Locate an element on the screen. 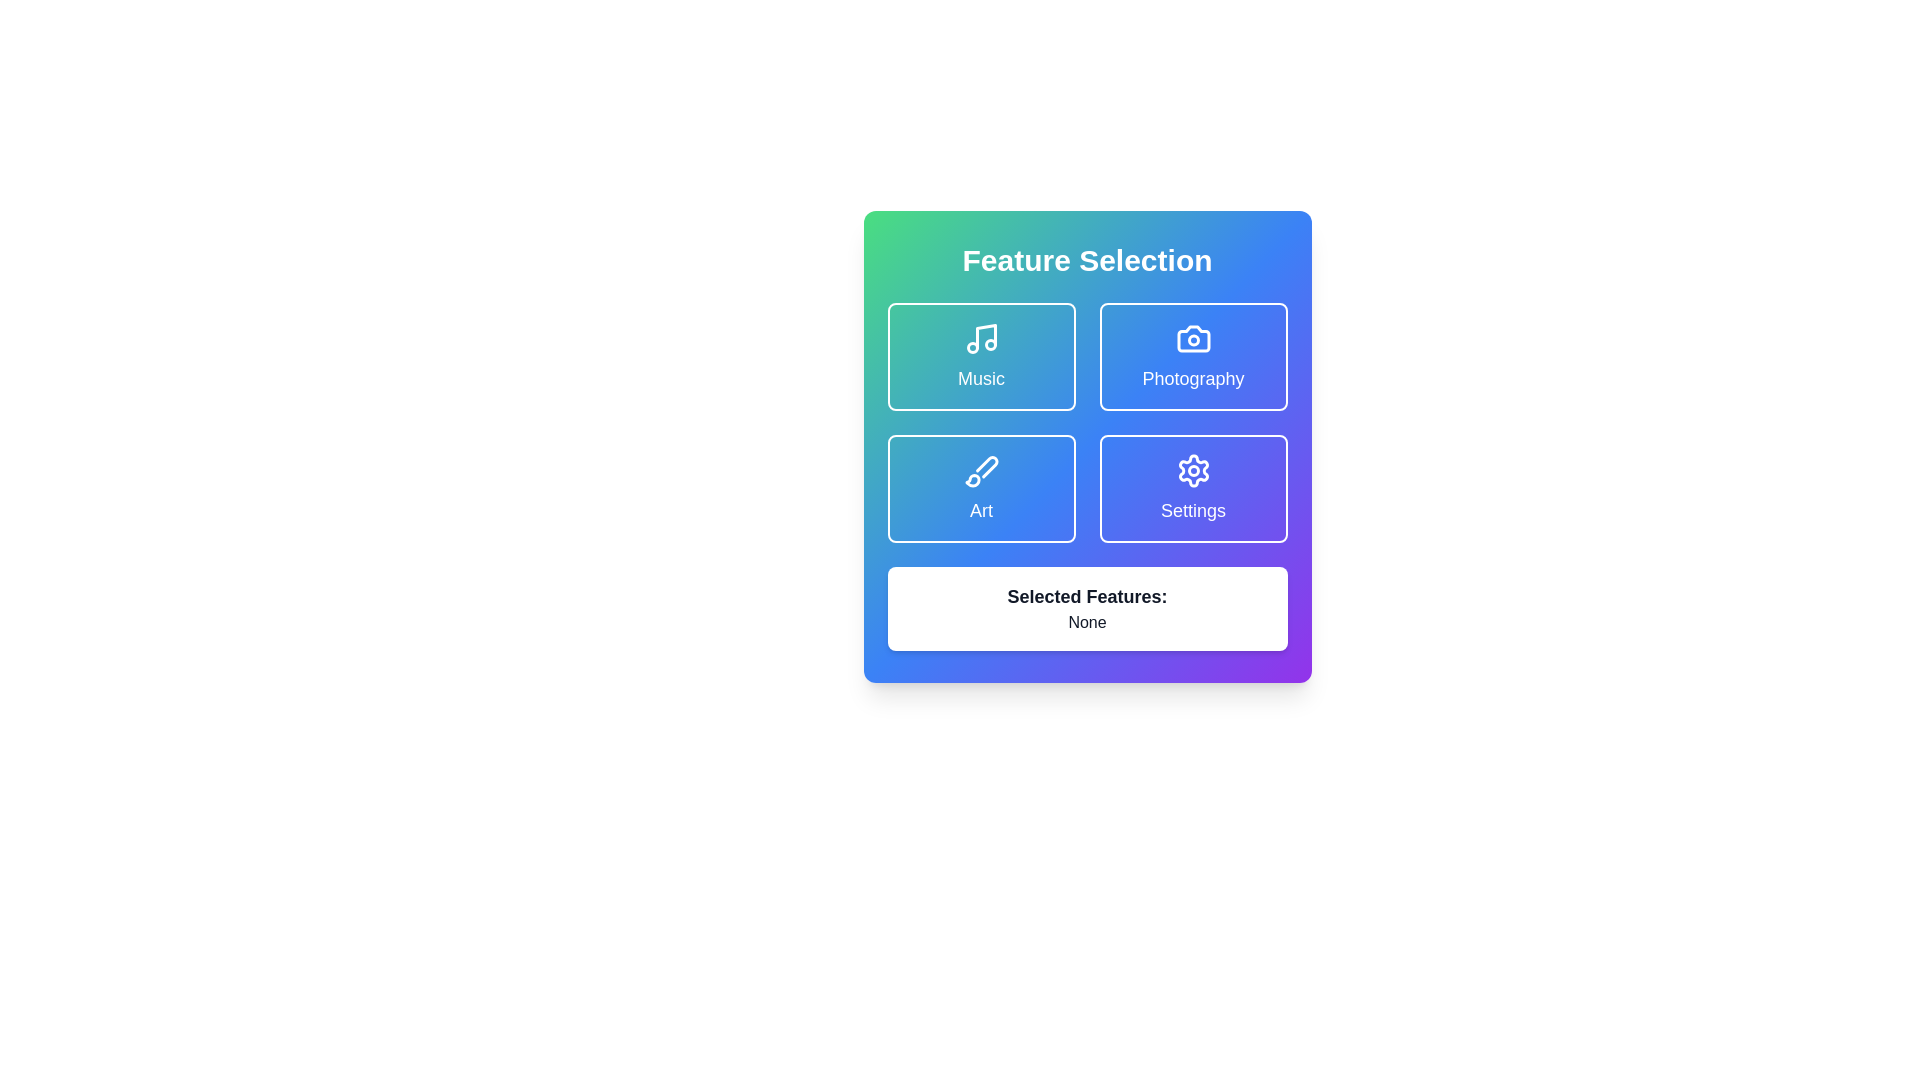 This screenshot has width=1920, height=1080. the Text Label that identifies the 'Photography' selection card, which is located beneath the camera icon within the card is located at coordinates (1193, 378).